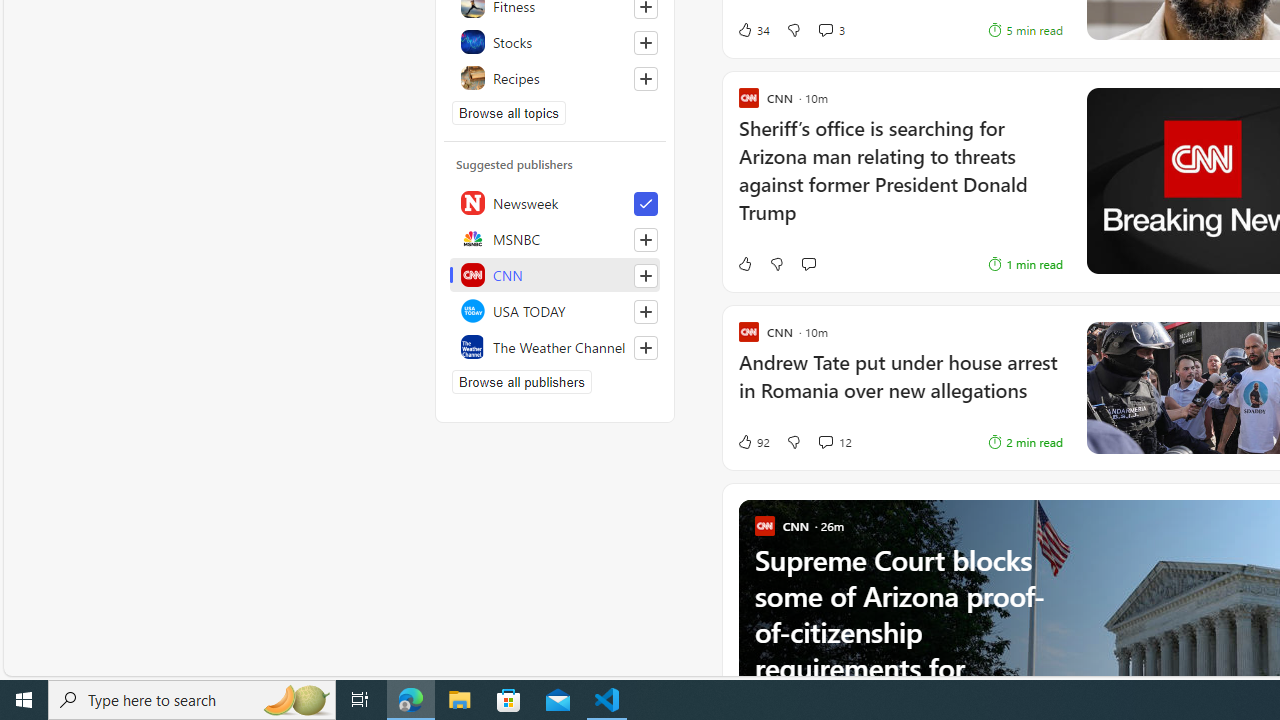 The width and height of the screenshot is (1280, 720). I want to click on 'Browse all publishers', so click(521, 381).